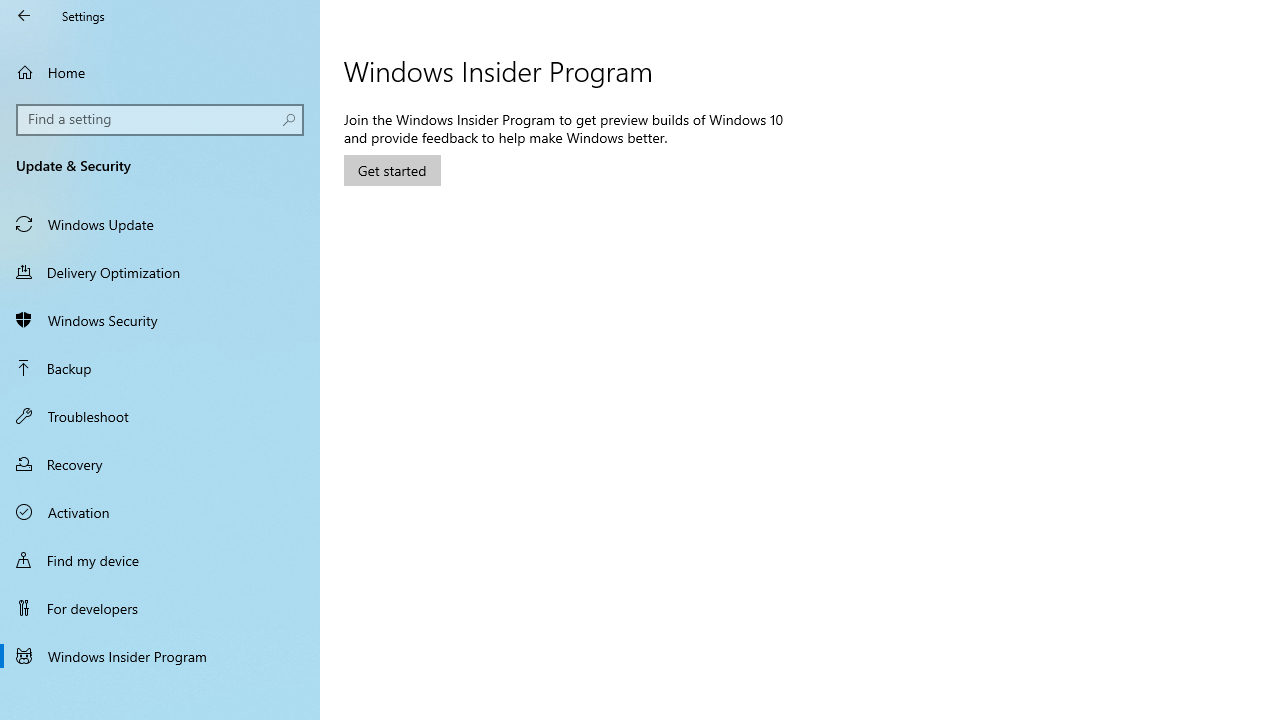  Describe the element at coordinates (160, 223) in the screenshot. I see `'Windows Update'` at that location.